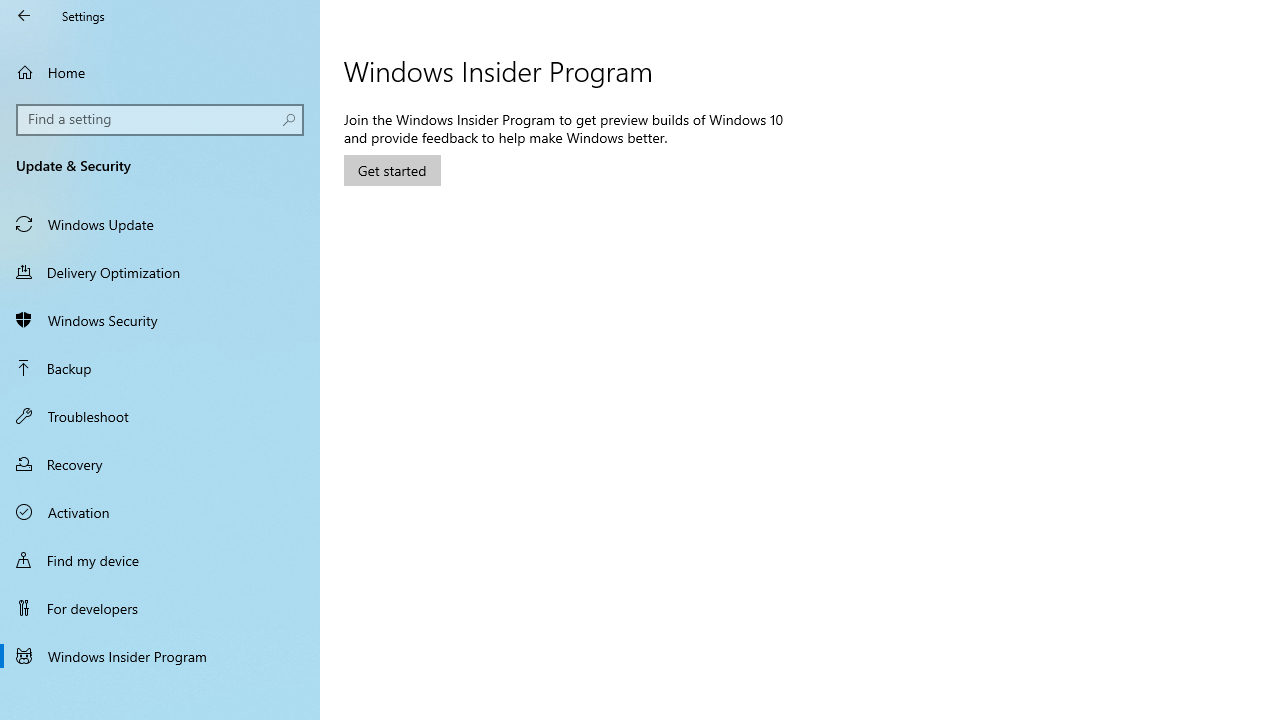  Describe the element at coordinates (160, 223) in the screenshot. I see `'Windows Update'` at that location.